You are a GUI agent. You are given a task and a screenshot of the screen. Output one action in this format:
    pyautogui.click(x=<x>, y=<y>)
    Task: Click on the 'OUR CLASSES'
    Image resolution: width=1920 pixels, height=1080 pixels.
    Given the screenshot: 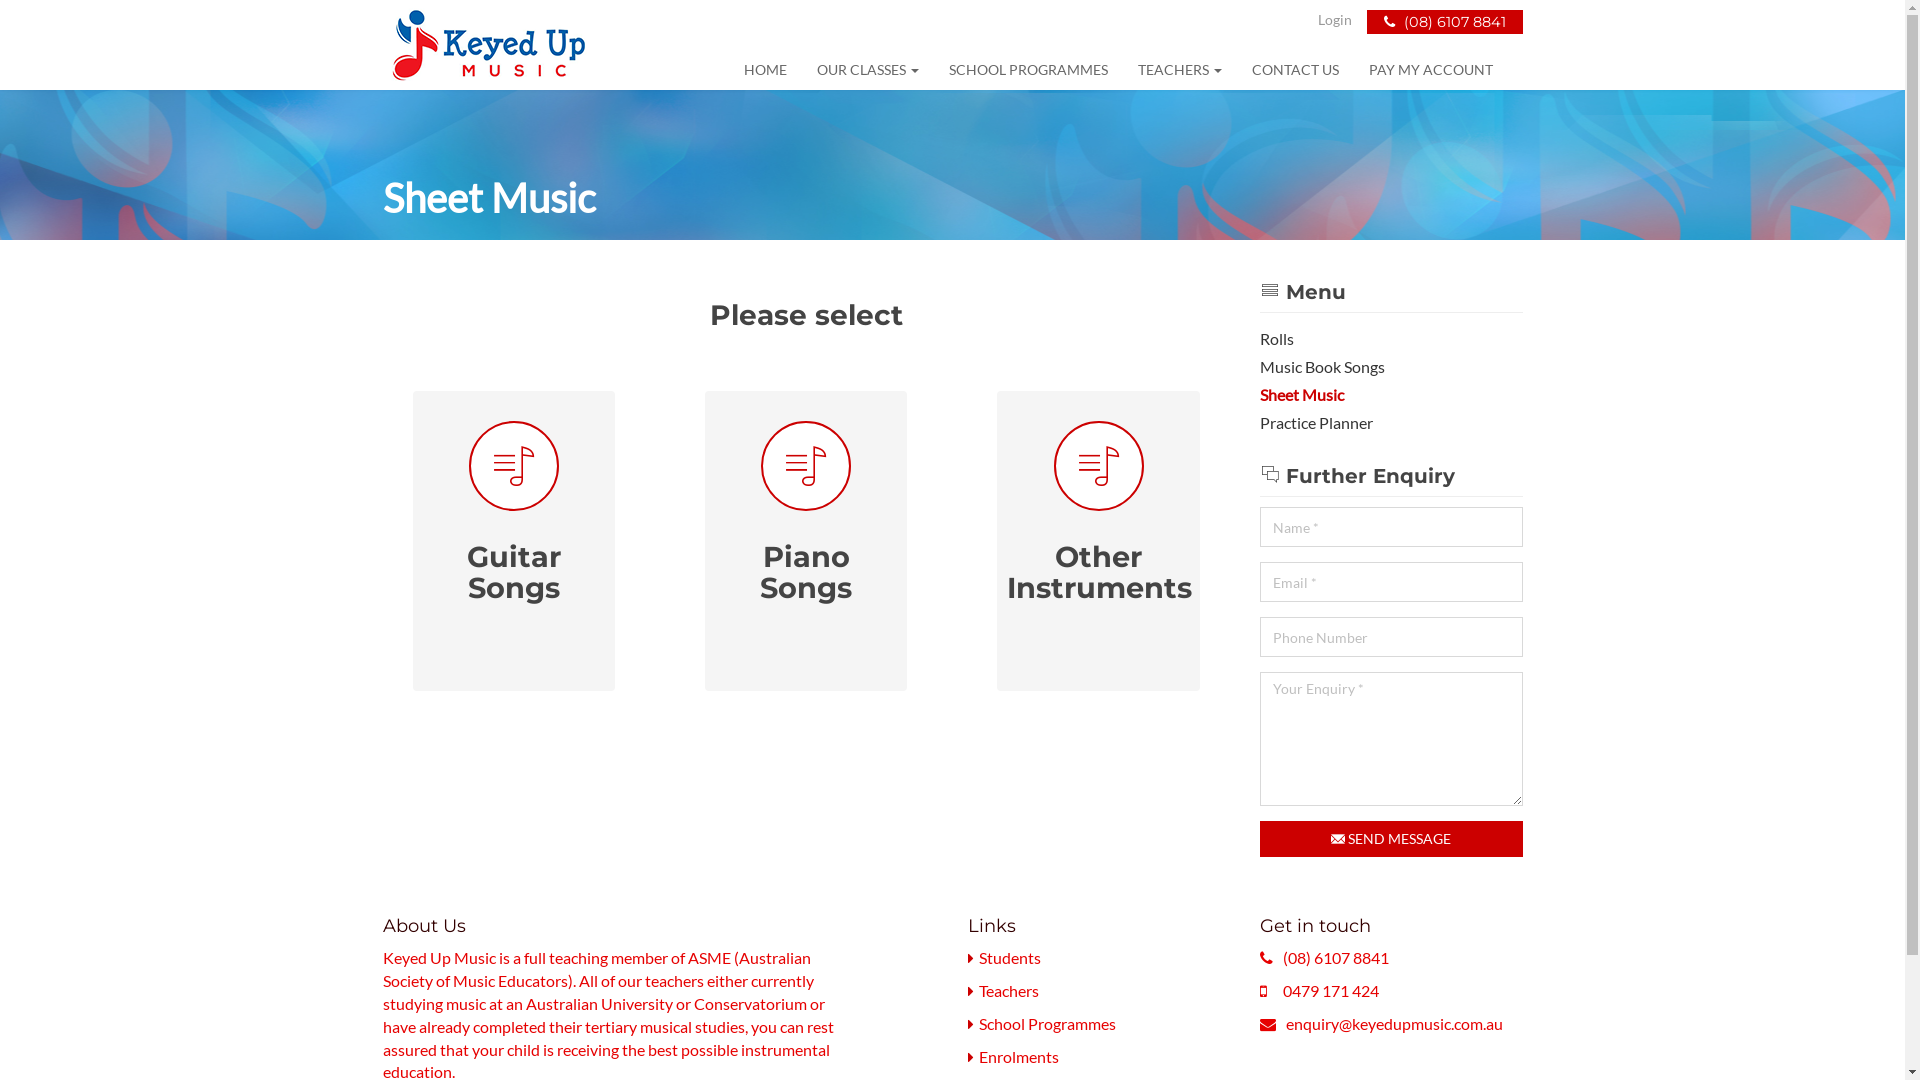 What is the action you would take?
    pyautogui.click(x=868, y=68)
    